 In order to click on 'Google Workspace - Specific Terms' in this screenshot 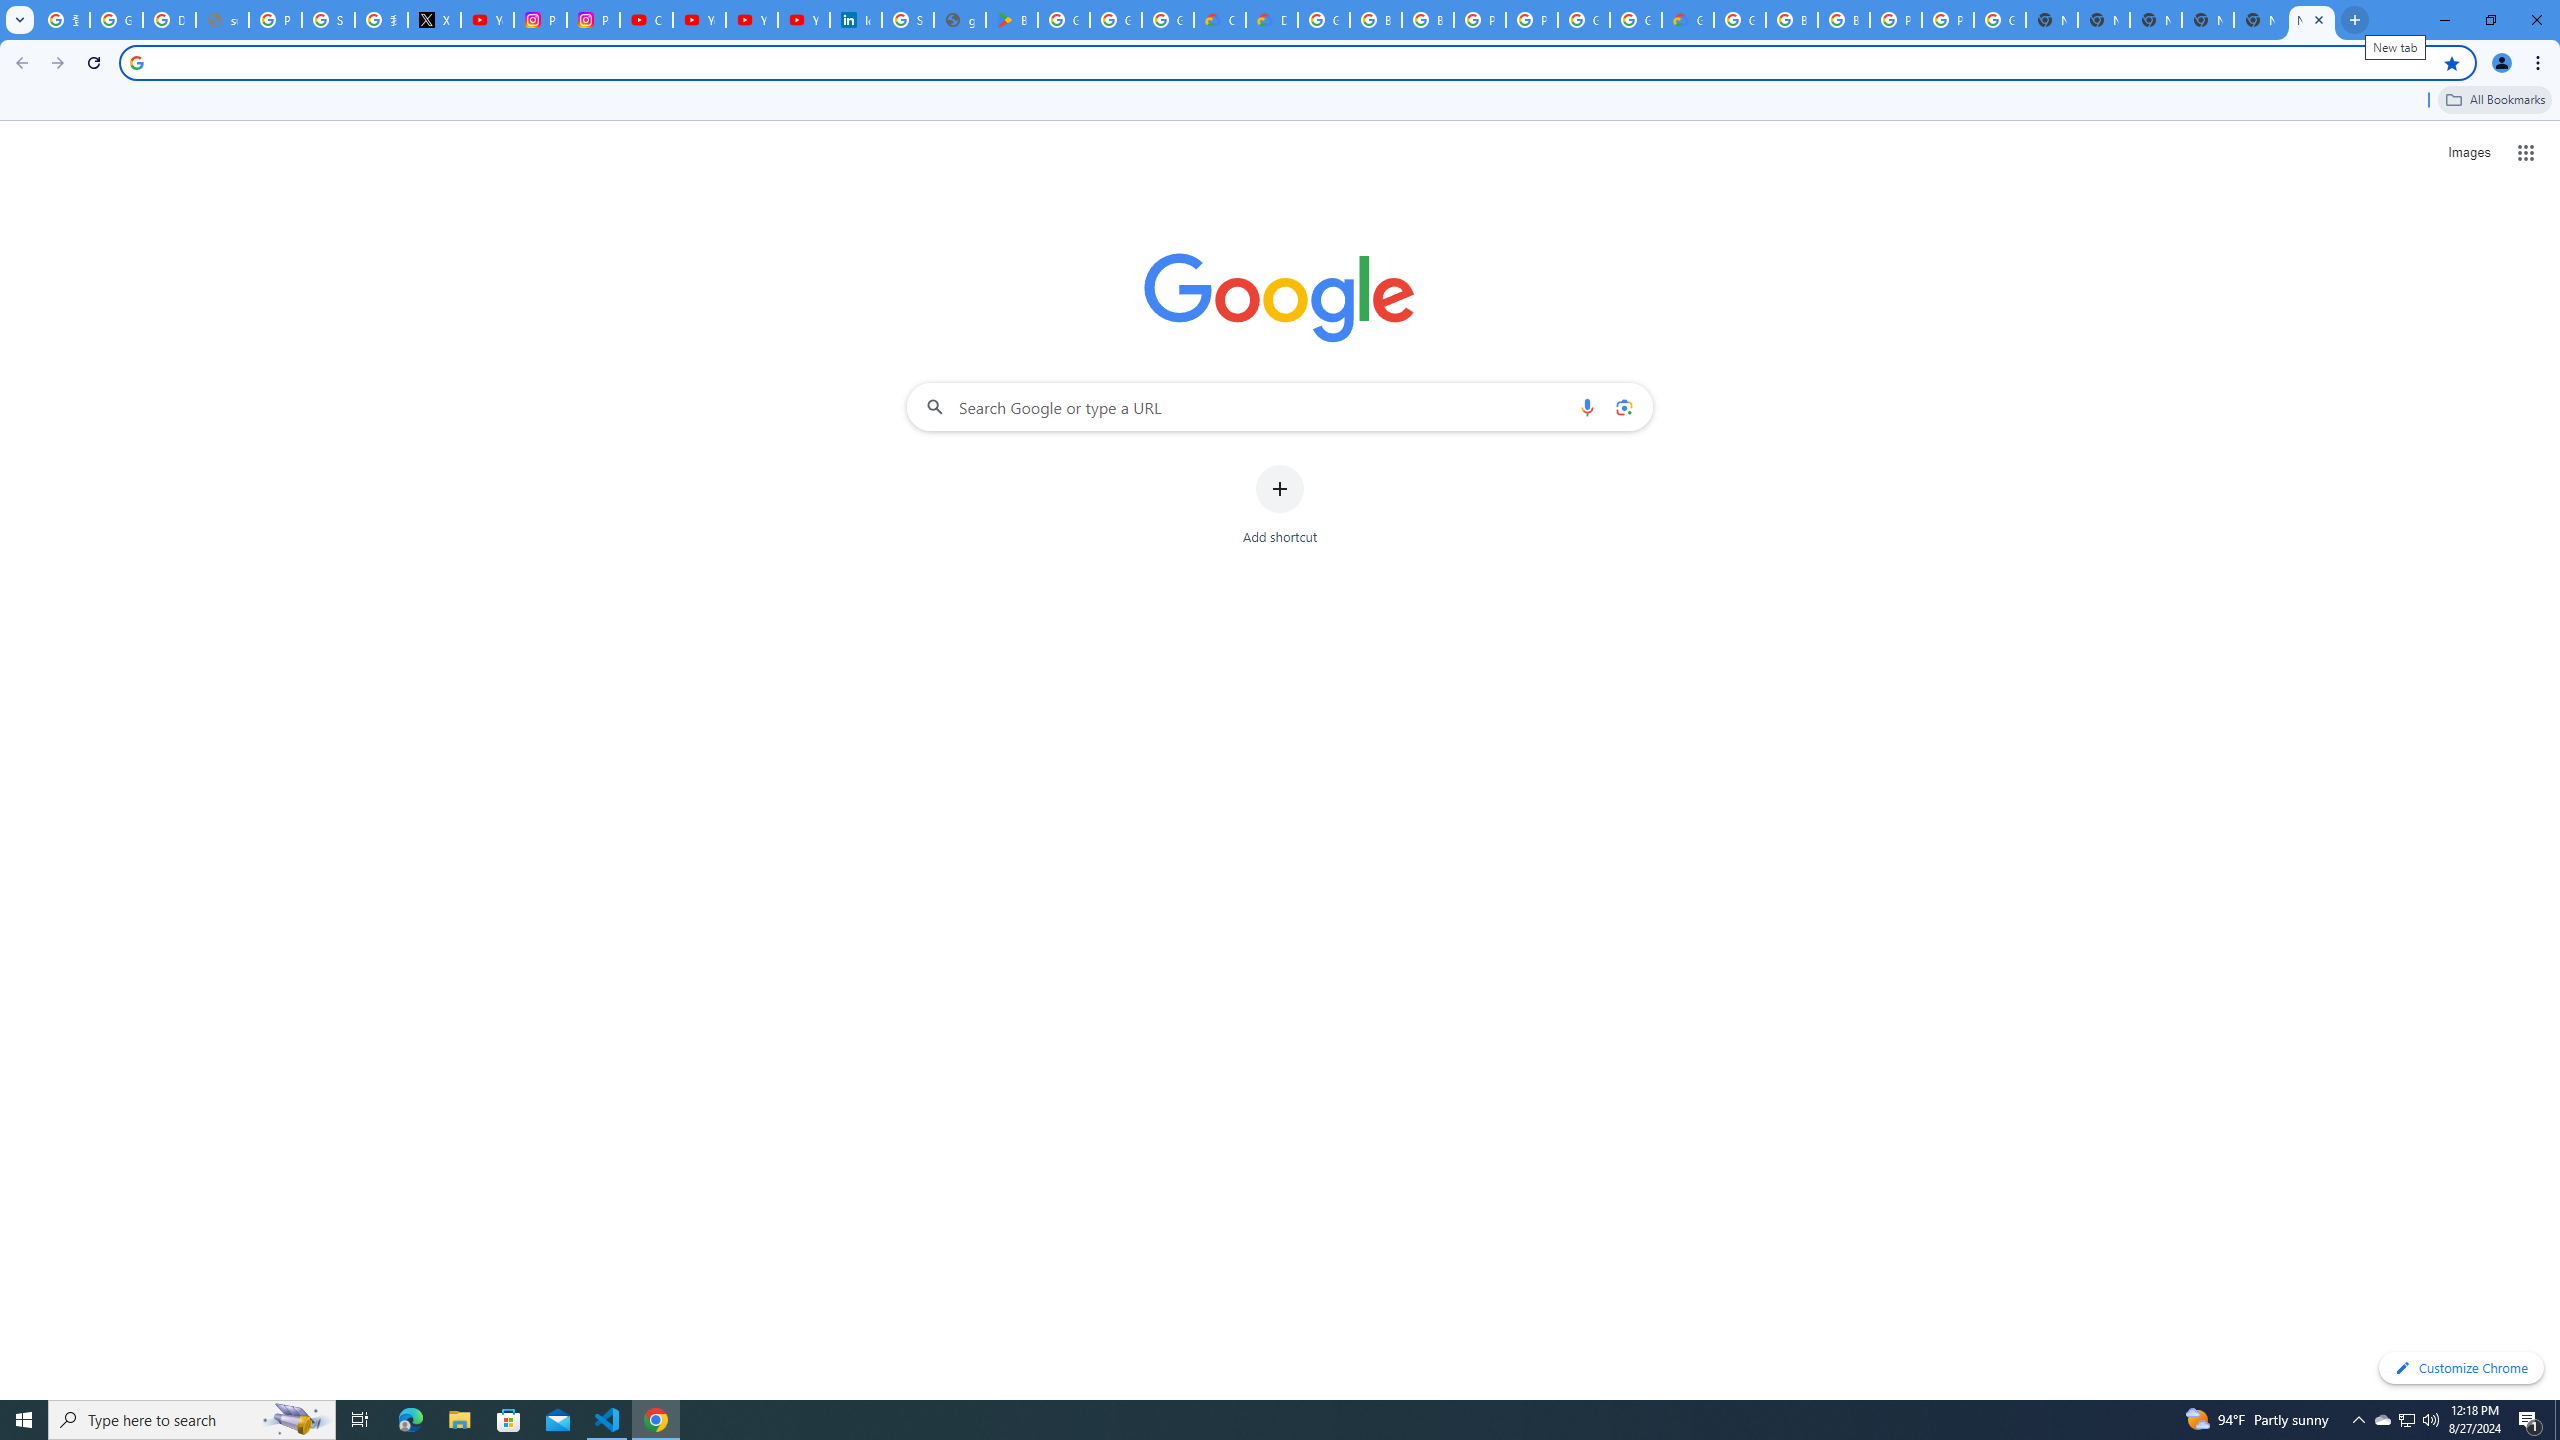, I will do `click(1116, 19)`.